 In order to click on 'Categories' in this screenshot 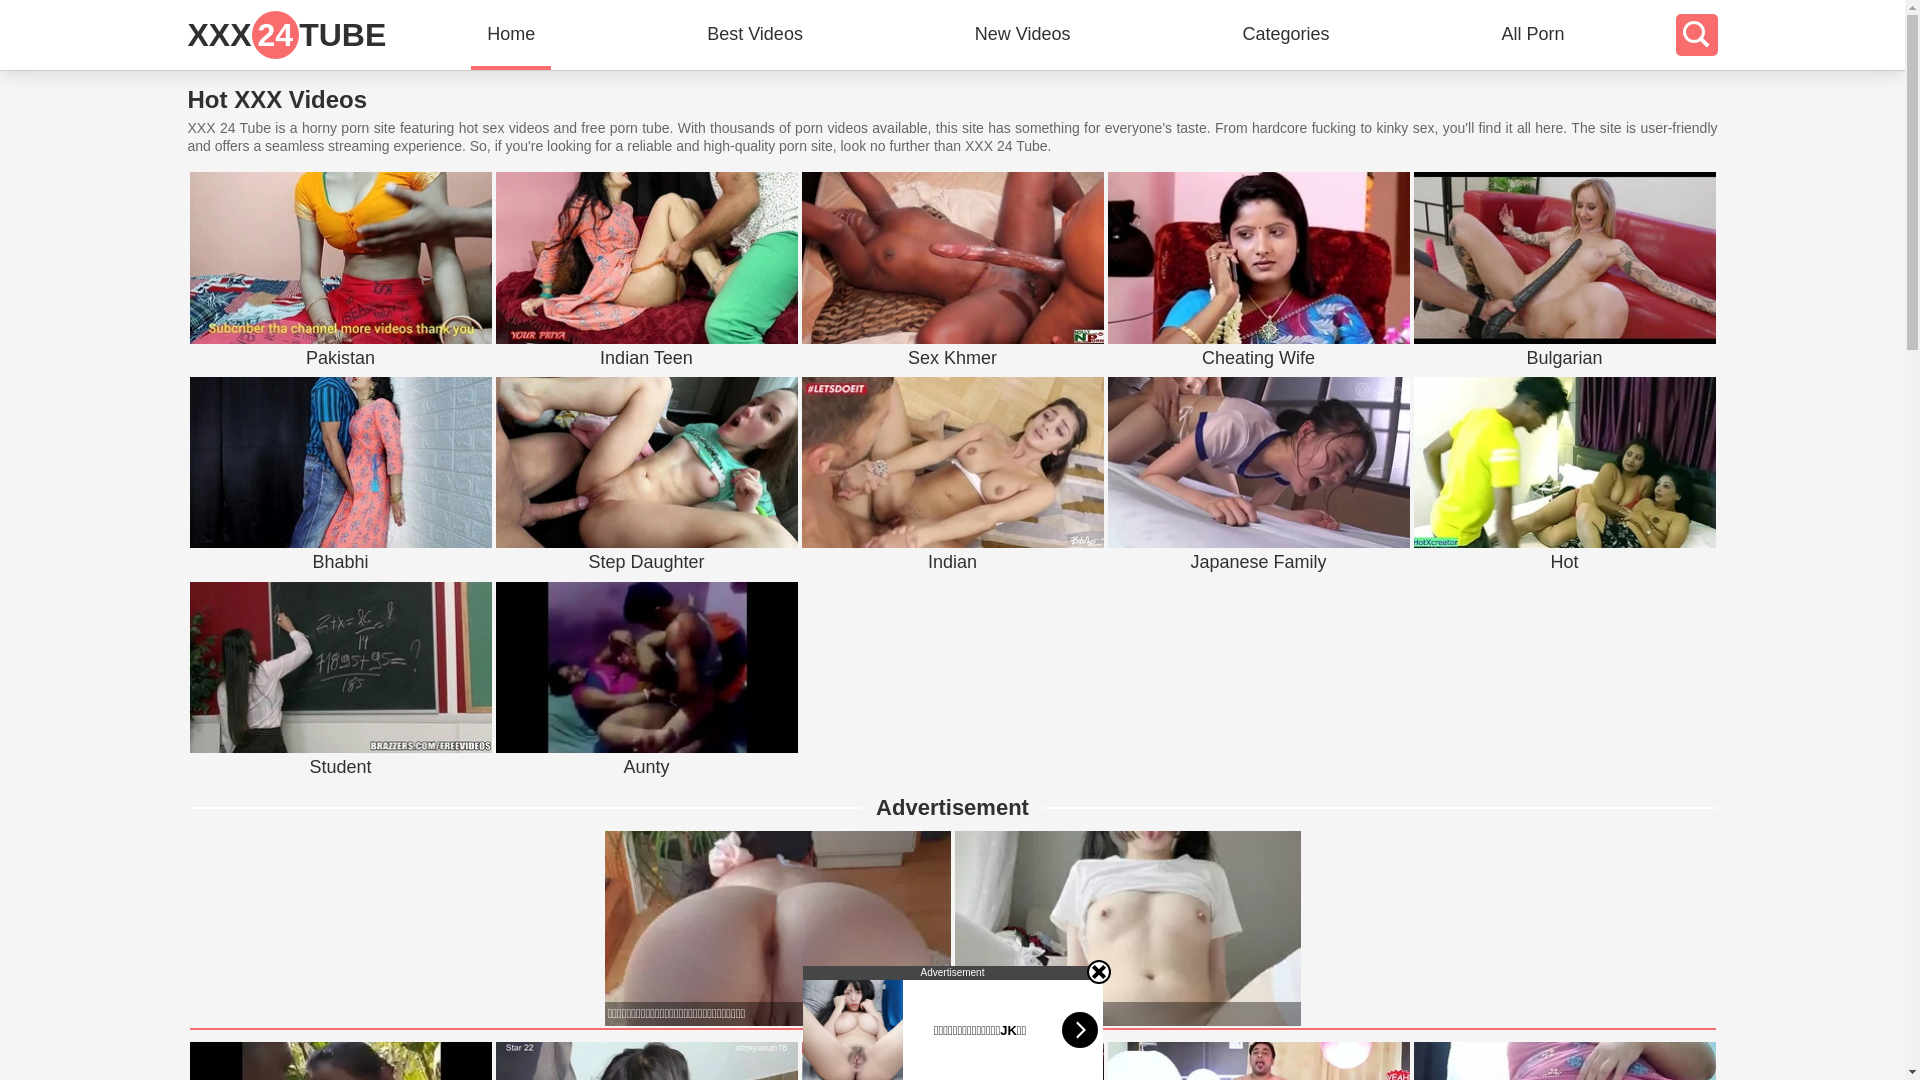, I will do `click(1285, 34)`.